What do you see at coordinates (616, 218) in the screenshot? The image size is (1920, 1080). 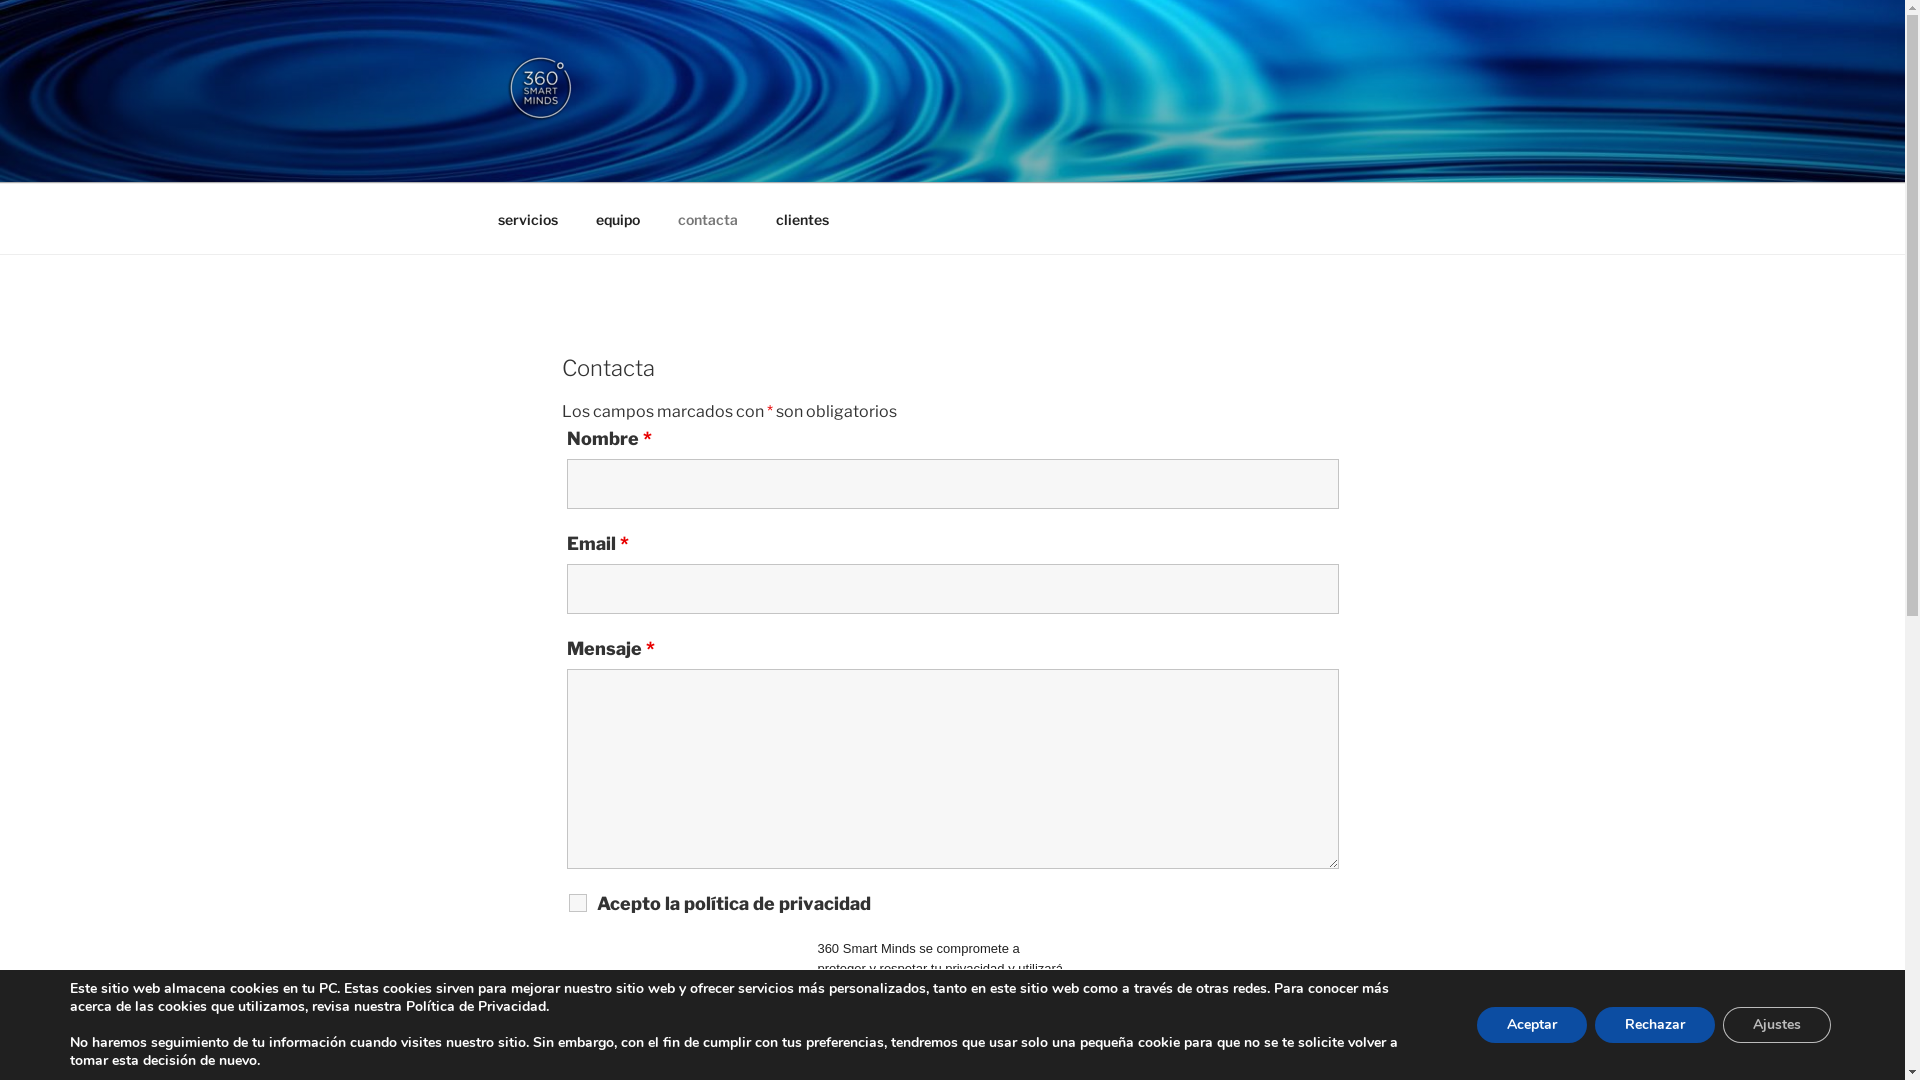 I see `'equipo'` at bounding box center [616, 218].